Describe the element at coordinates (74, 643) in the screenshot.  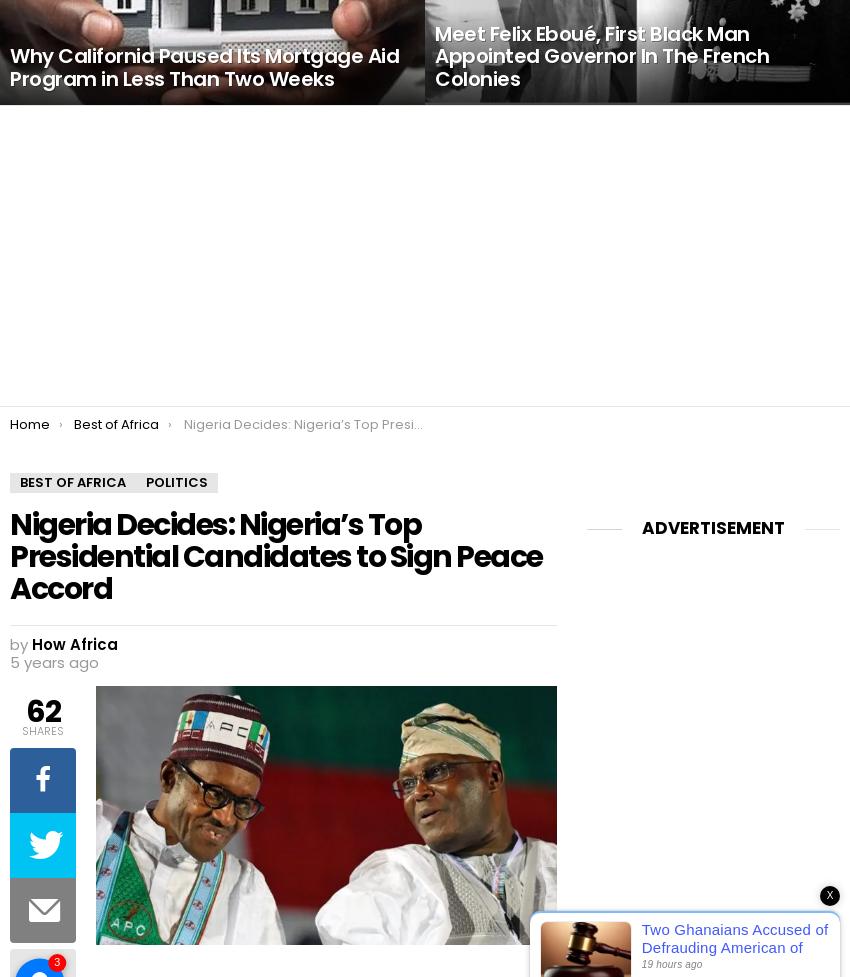
I see `'How Africa'` at that location.